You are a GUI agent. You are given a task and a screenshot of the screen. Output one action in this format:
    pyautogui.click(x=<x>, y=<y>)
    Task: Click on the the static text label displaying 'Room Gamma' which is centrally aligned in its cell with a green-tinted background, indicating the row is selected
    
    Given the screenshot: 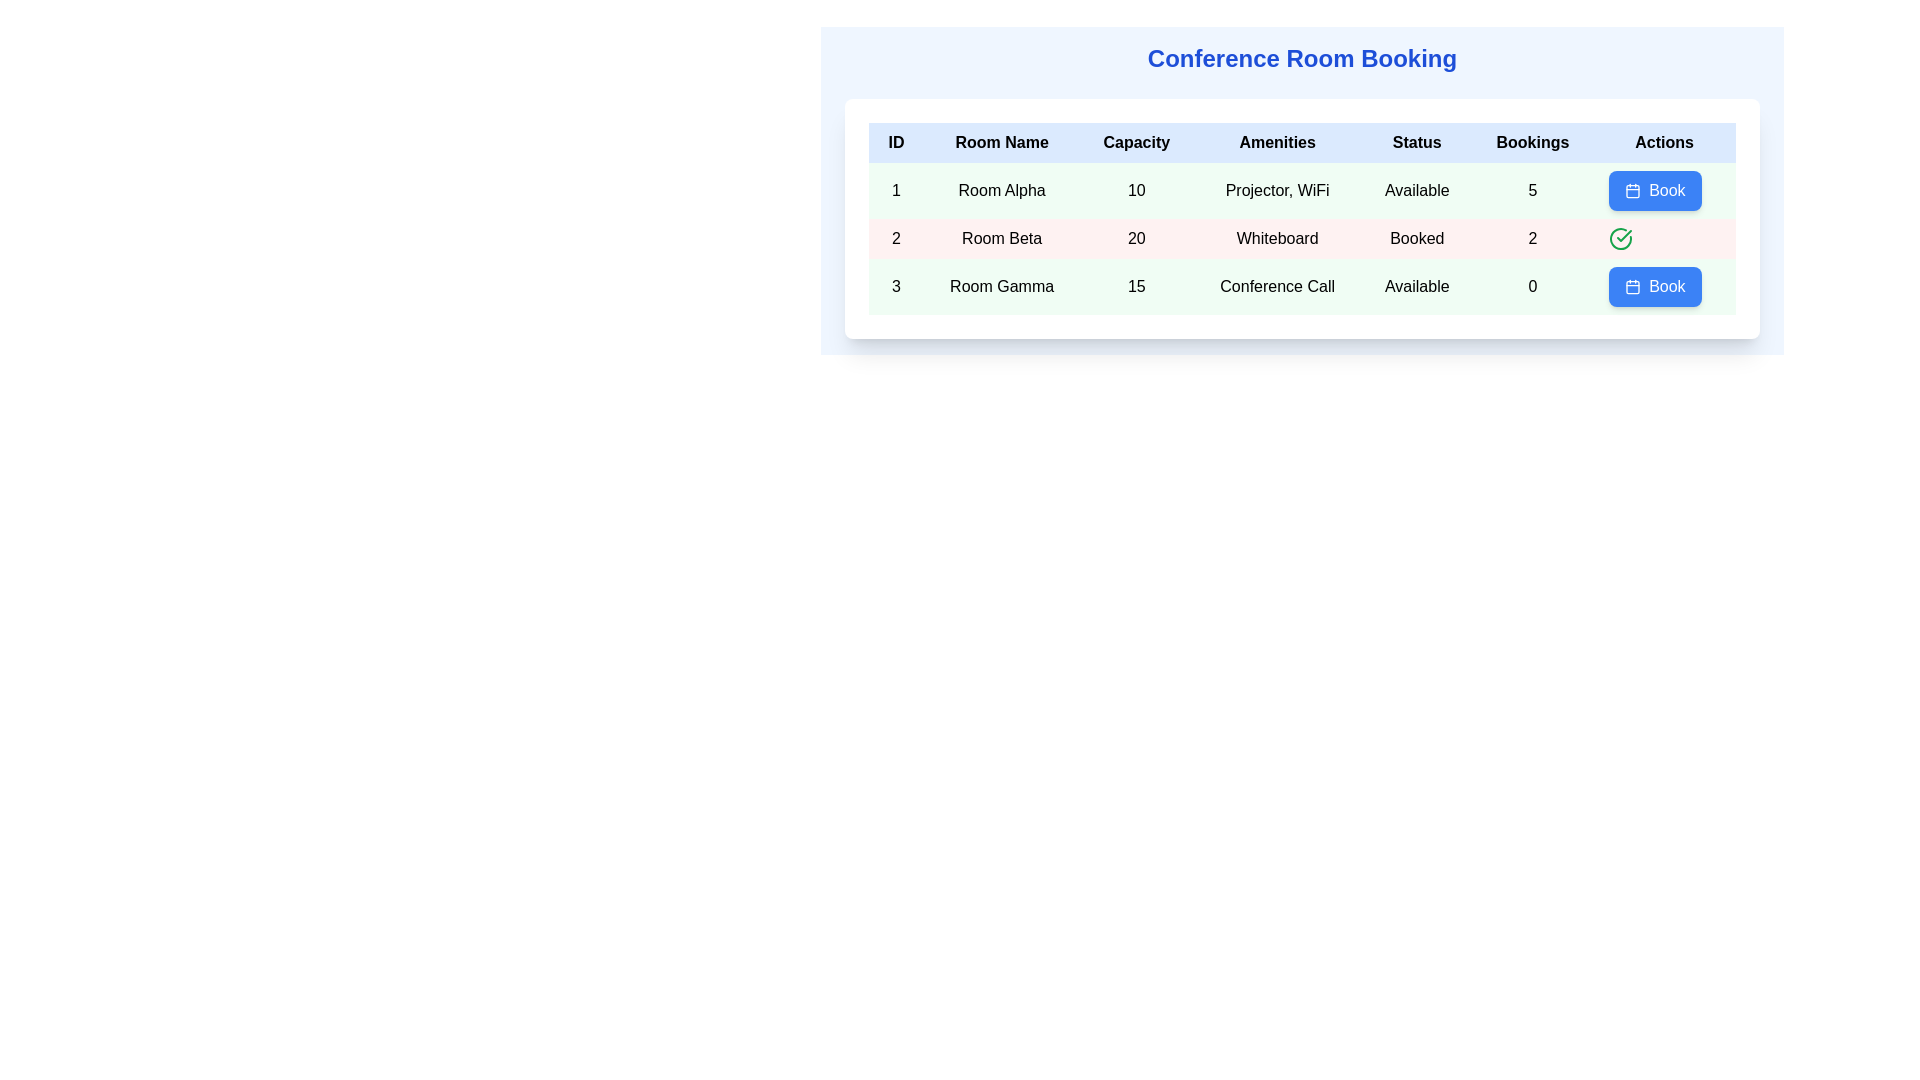 What is the action you would take?
    pyautogui.click(x=1002, y=286)
    